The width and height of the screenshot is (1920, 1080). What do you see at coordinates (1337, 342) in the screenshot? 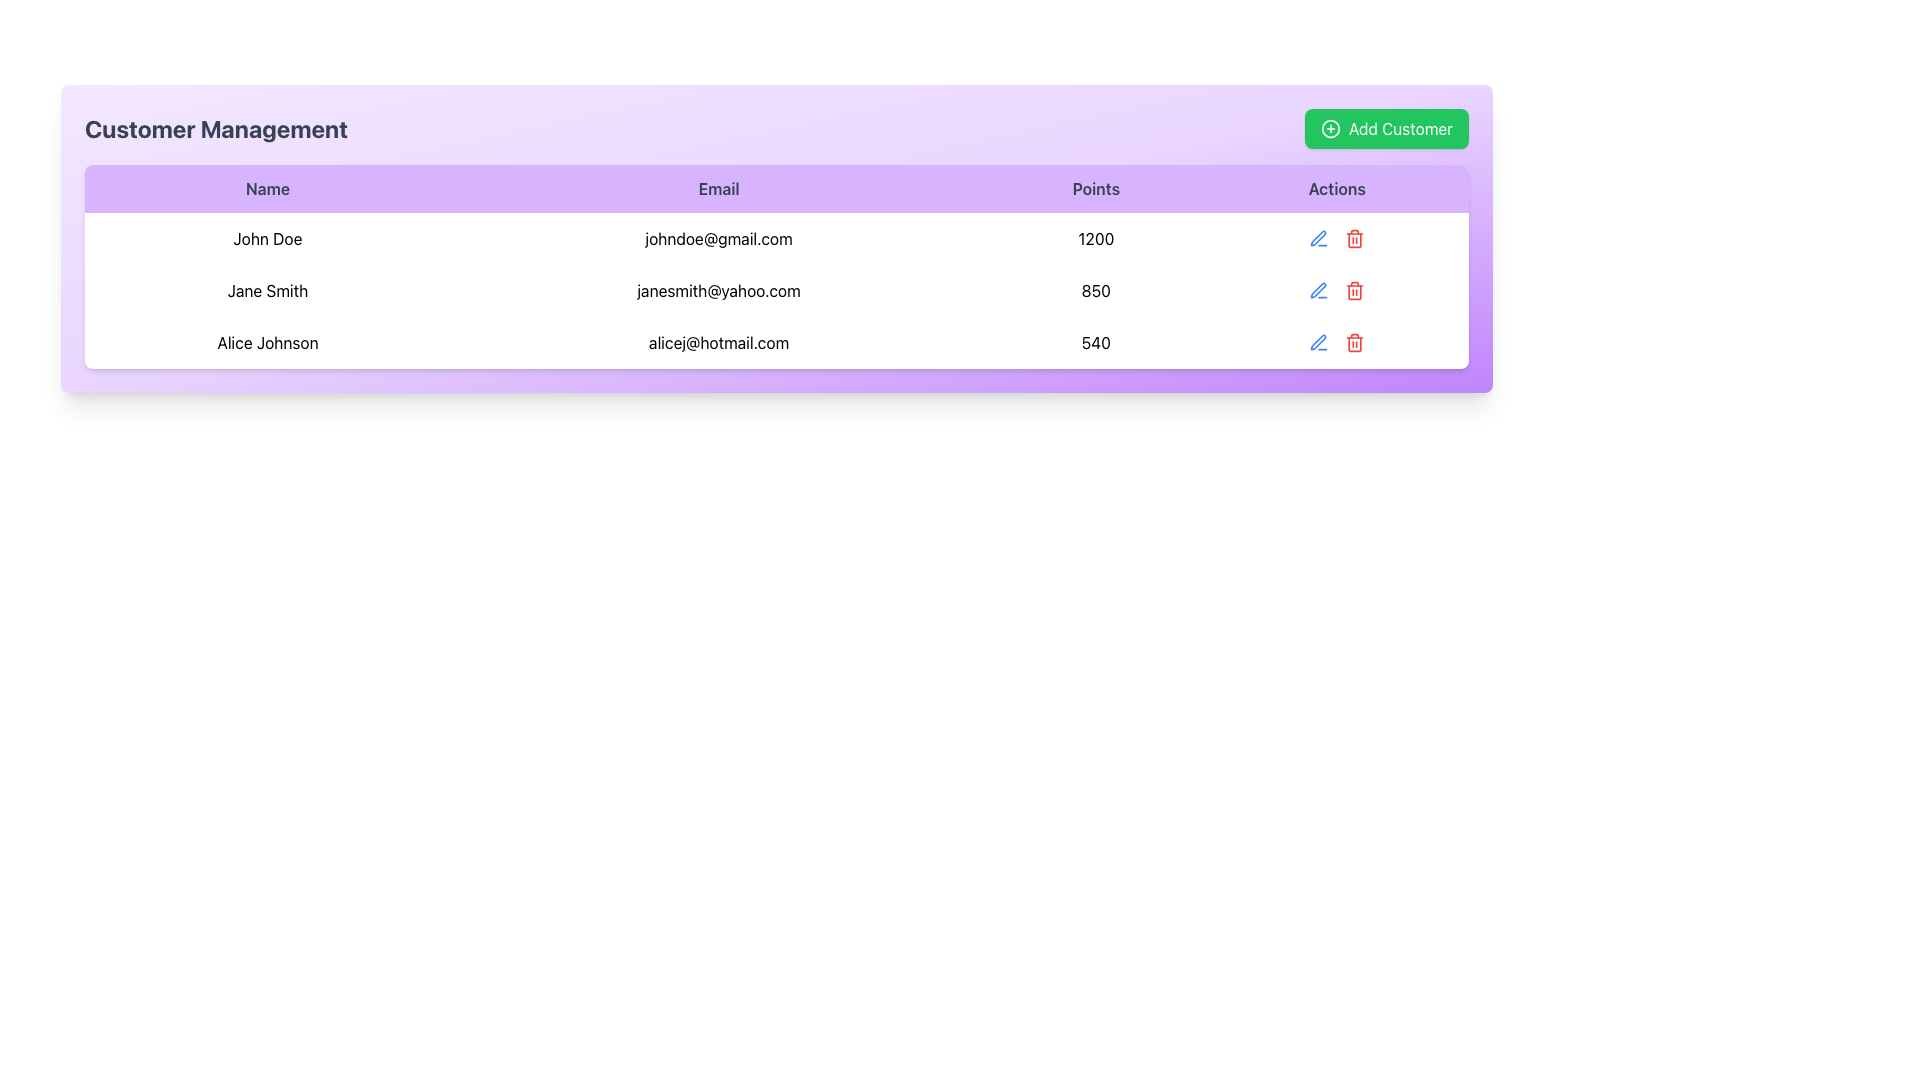
I see `the red trash bin icon in the Actions column for the entry of Alice Johnson` at bounding box center [1337, 342].